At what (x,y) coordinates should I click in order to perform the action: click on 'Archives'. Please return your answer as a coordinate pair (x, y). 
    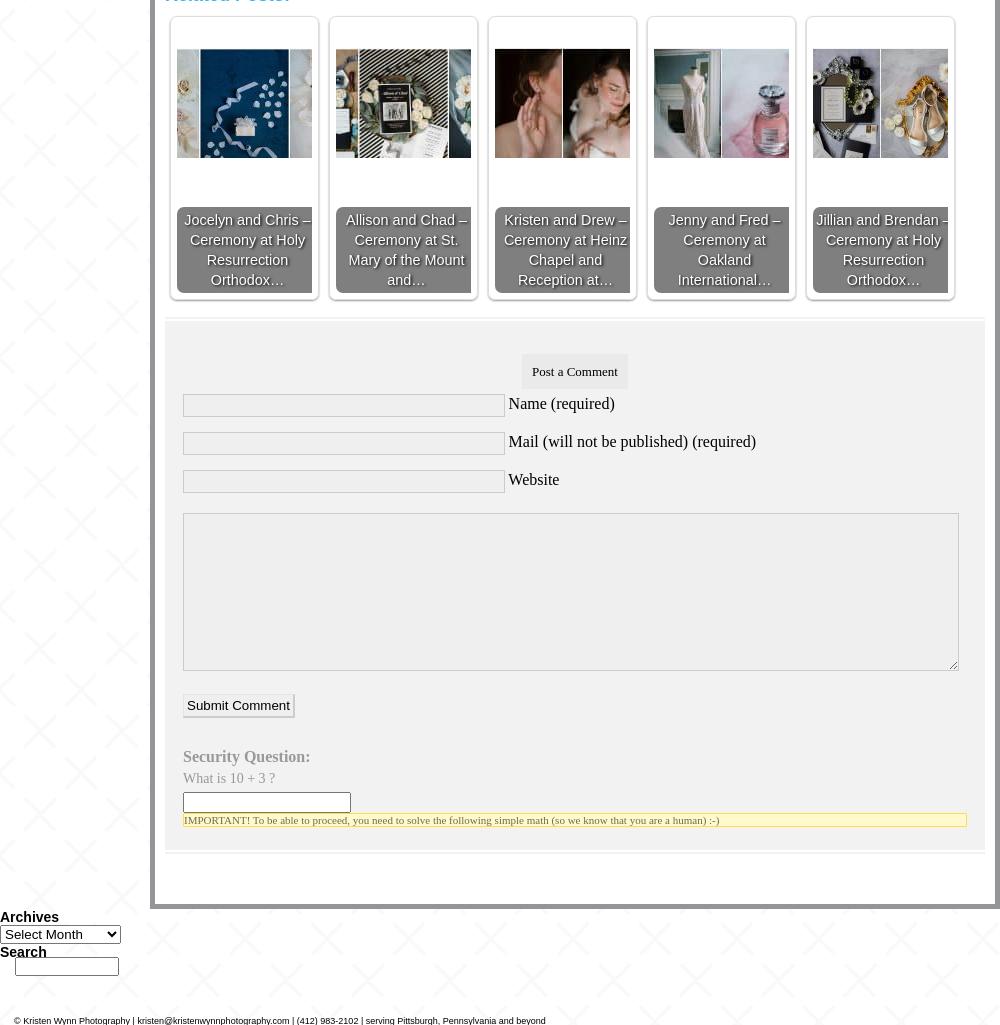
    Looking at the image, I should click on (0, 915).